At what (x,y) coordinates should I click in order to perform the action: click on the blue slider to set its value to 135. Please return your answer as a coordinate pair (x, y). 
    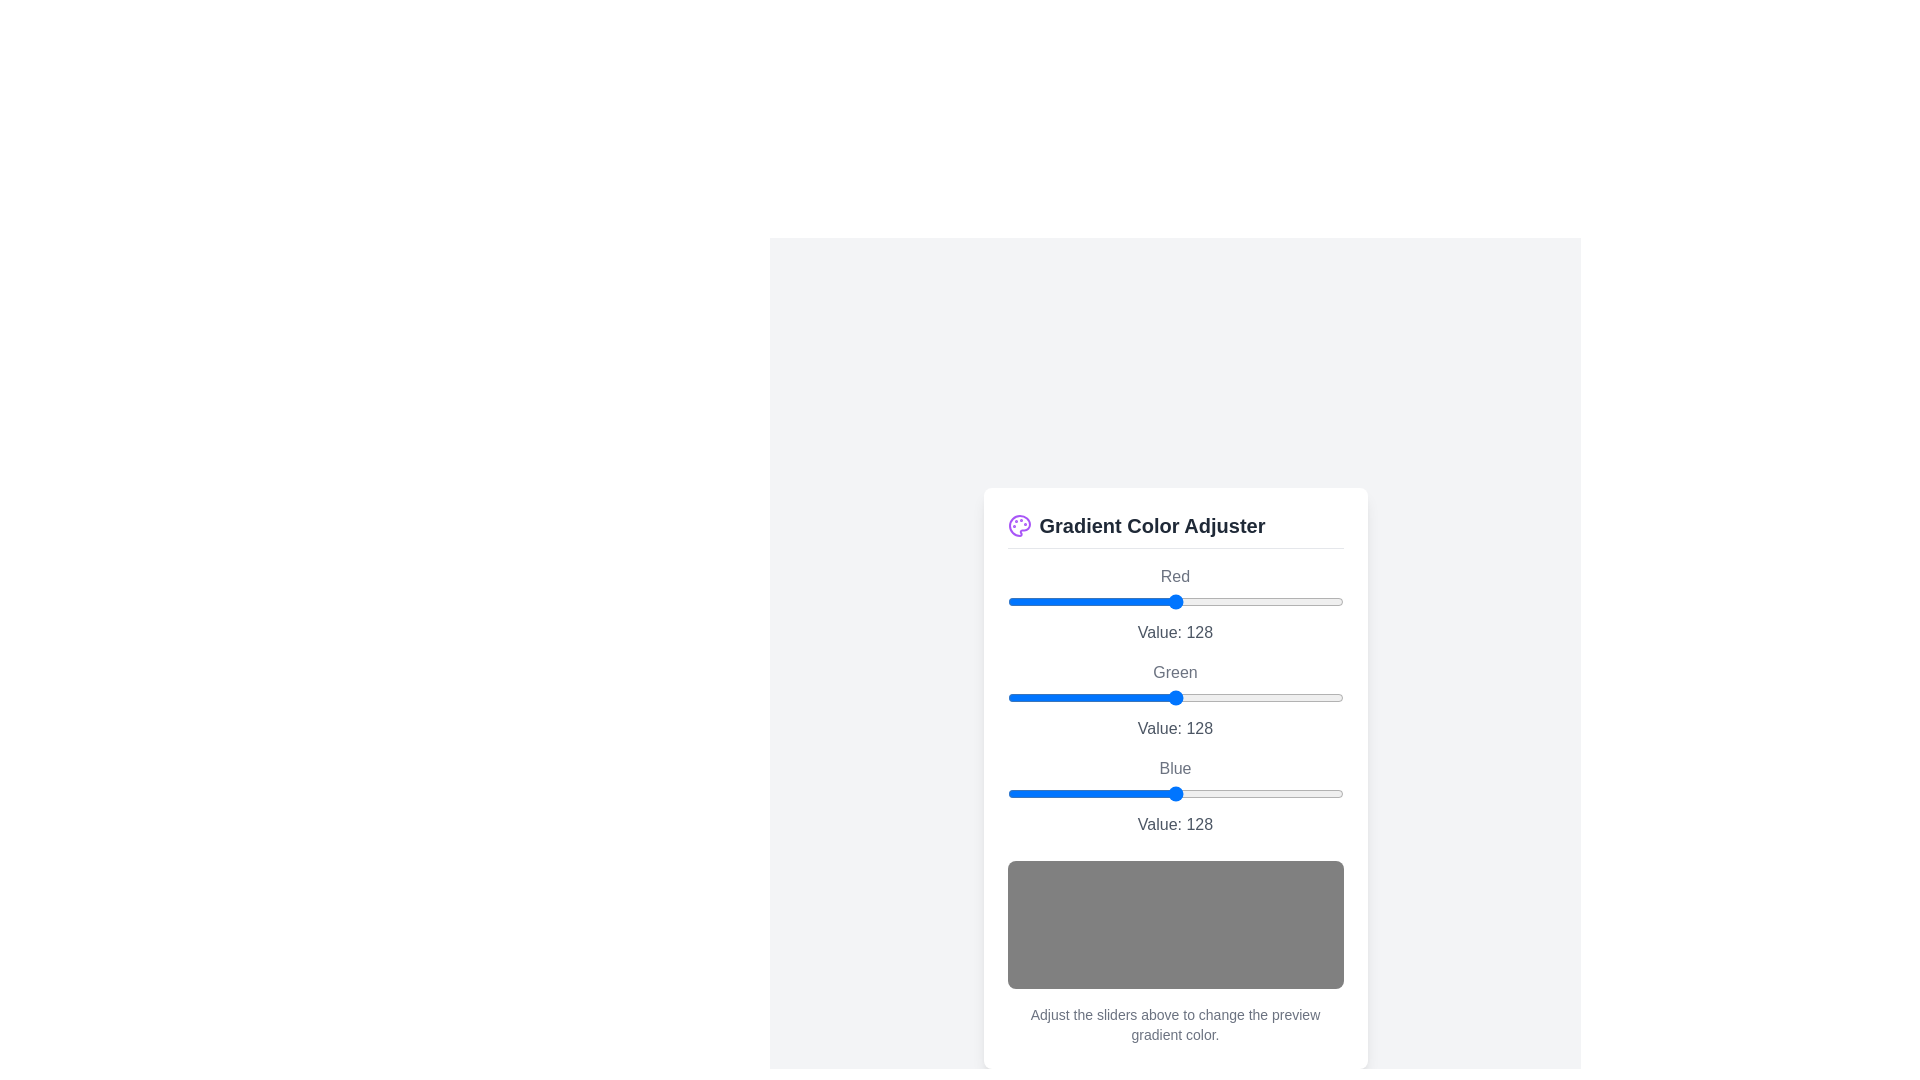
    Looking at the image, I should click on (1185, 792).